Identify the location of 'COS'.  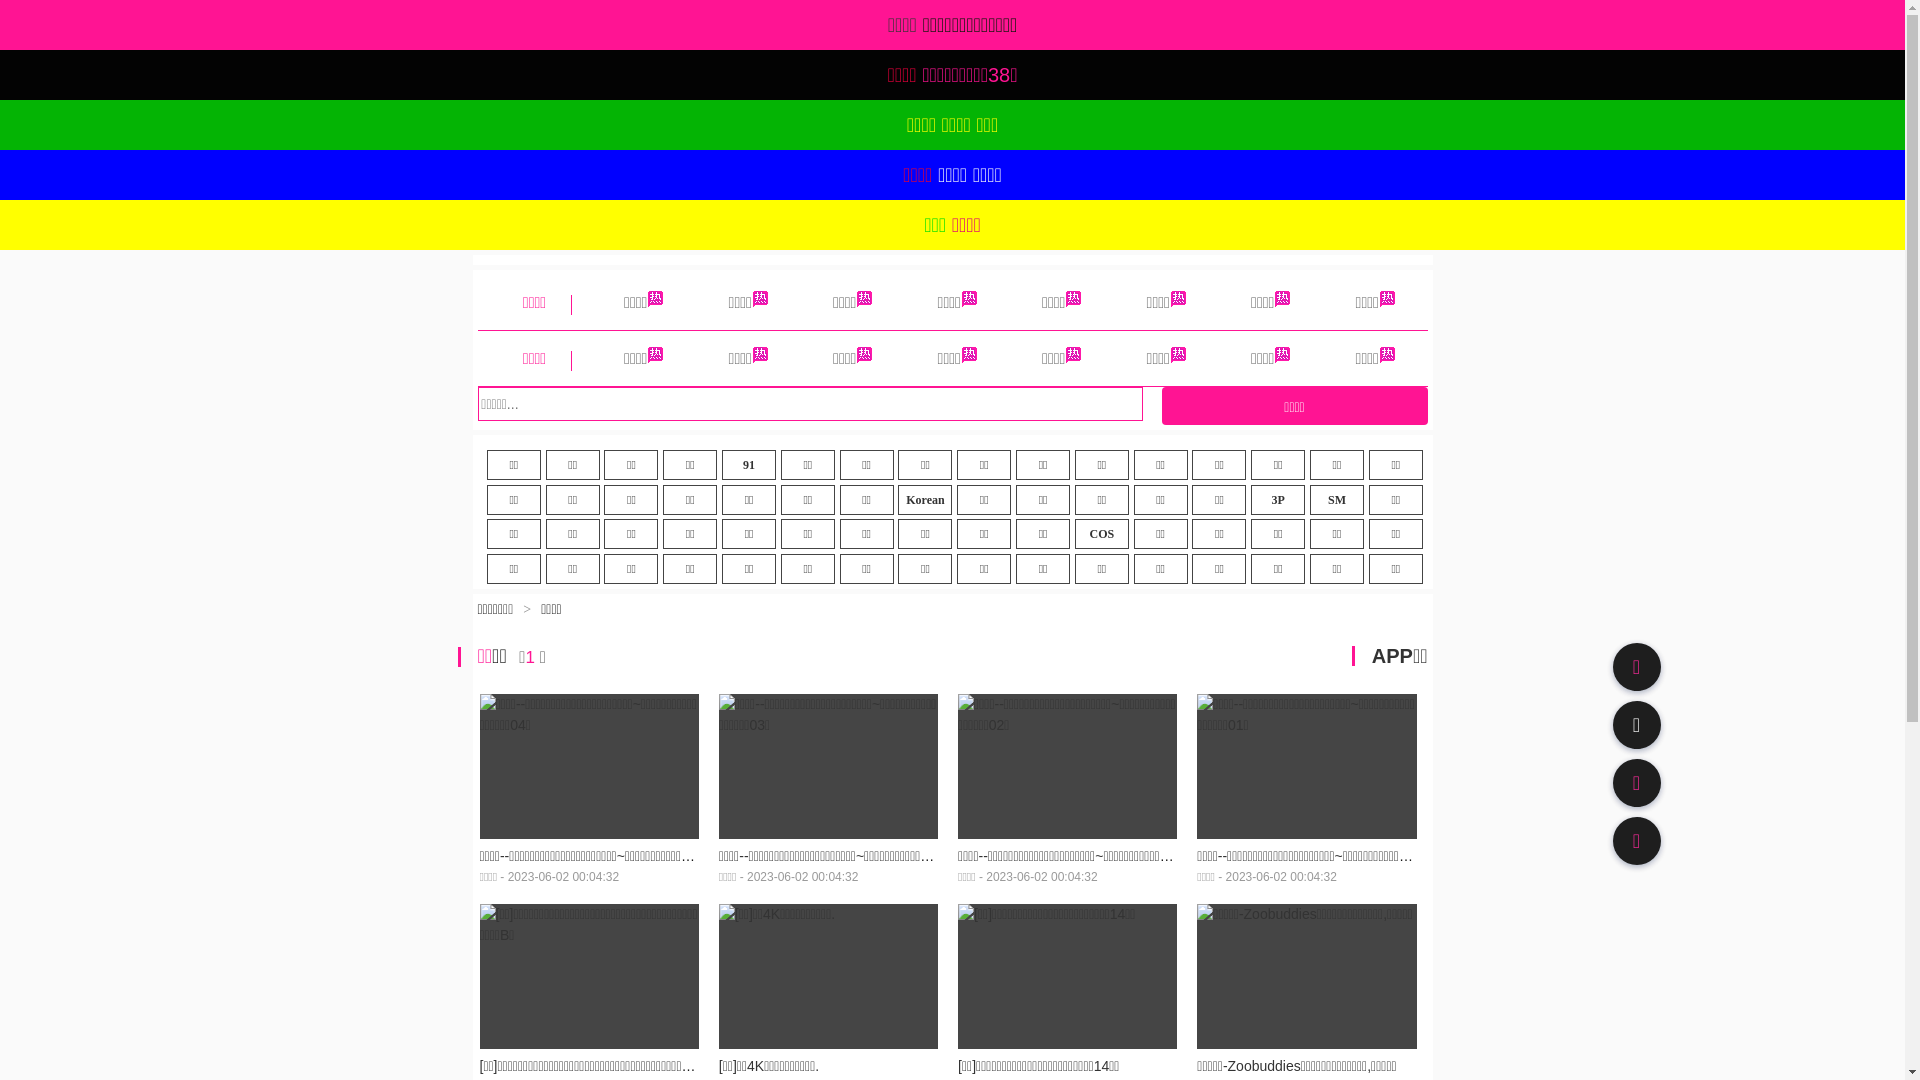
(1101, 532).